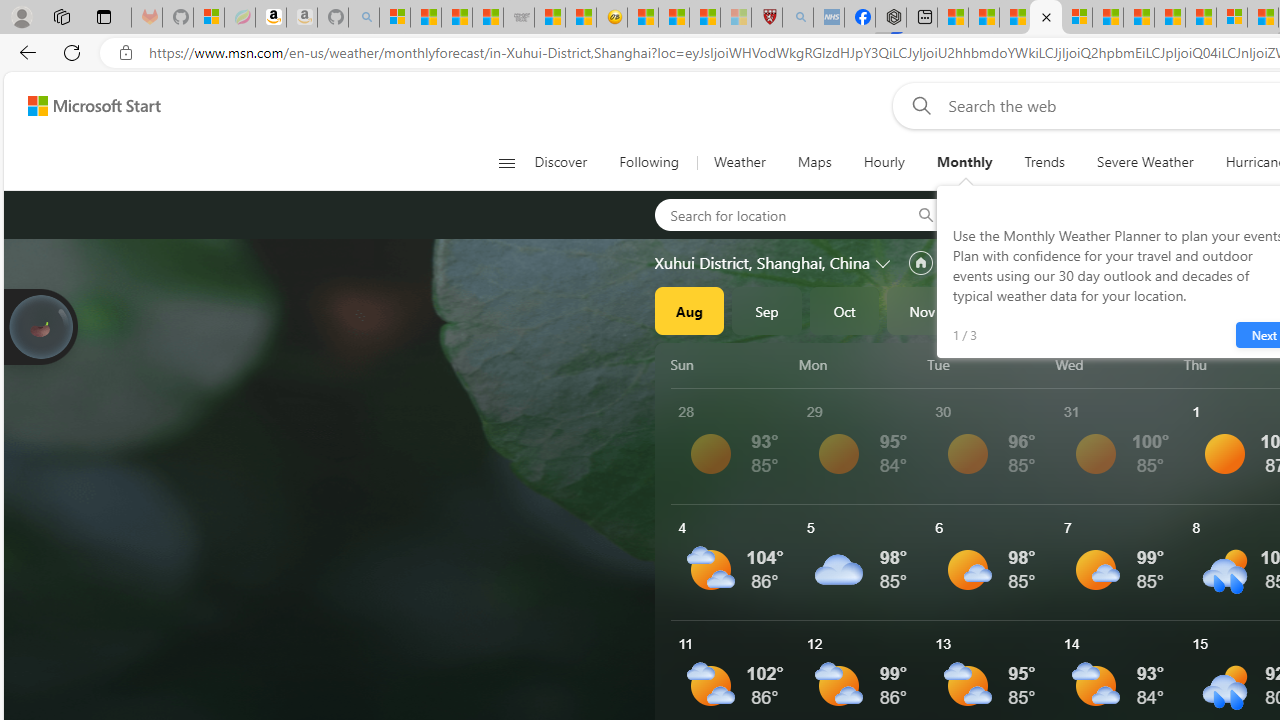  What do you see at coordinates (506, 162) in the screenshot?
I see `'Class: button-glyph'` at bounding box center [506, 162].